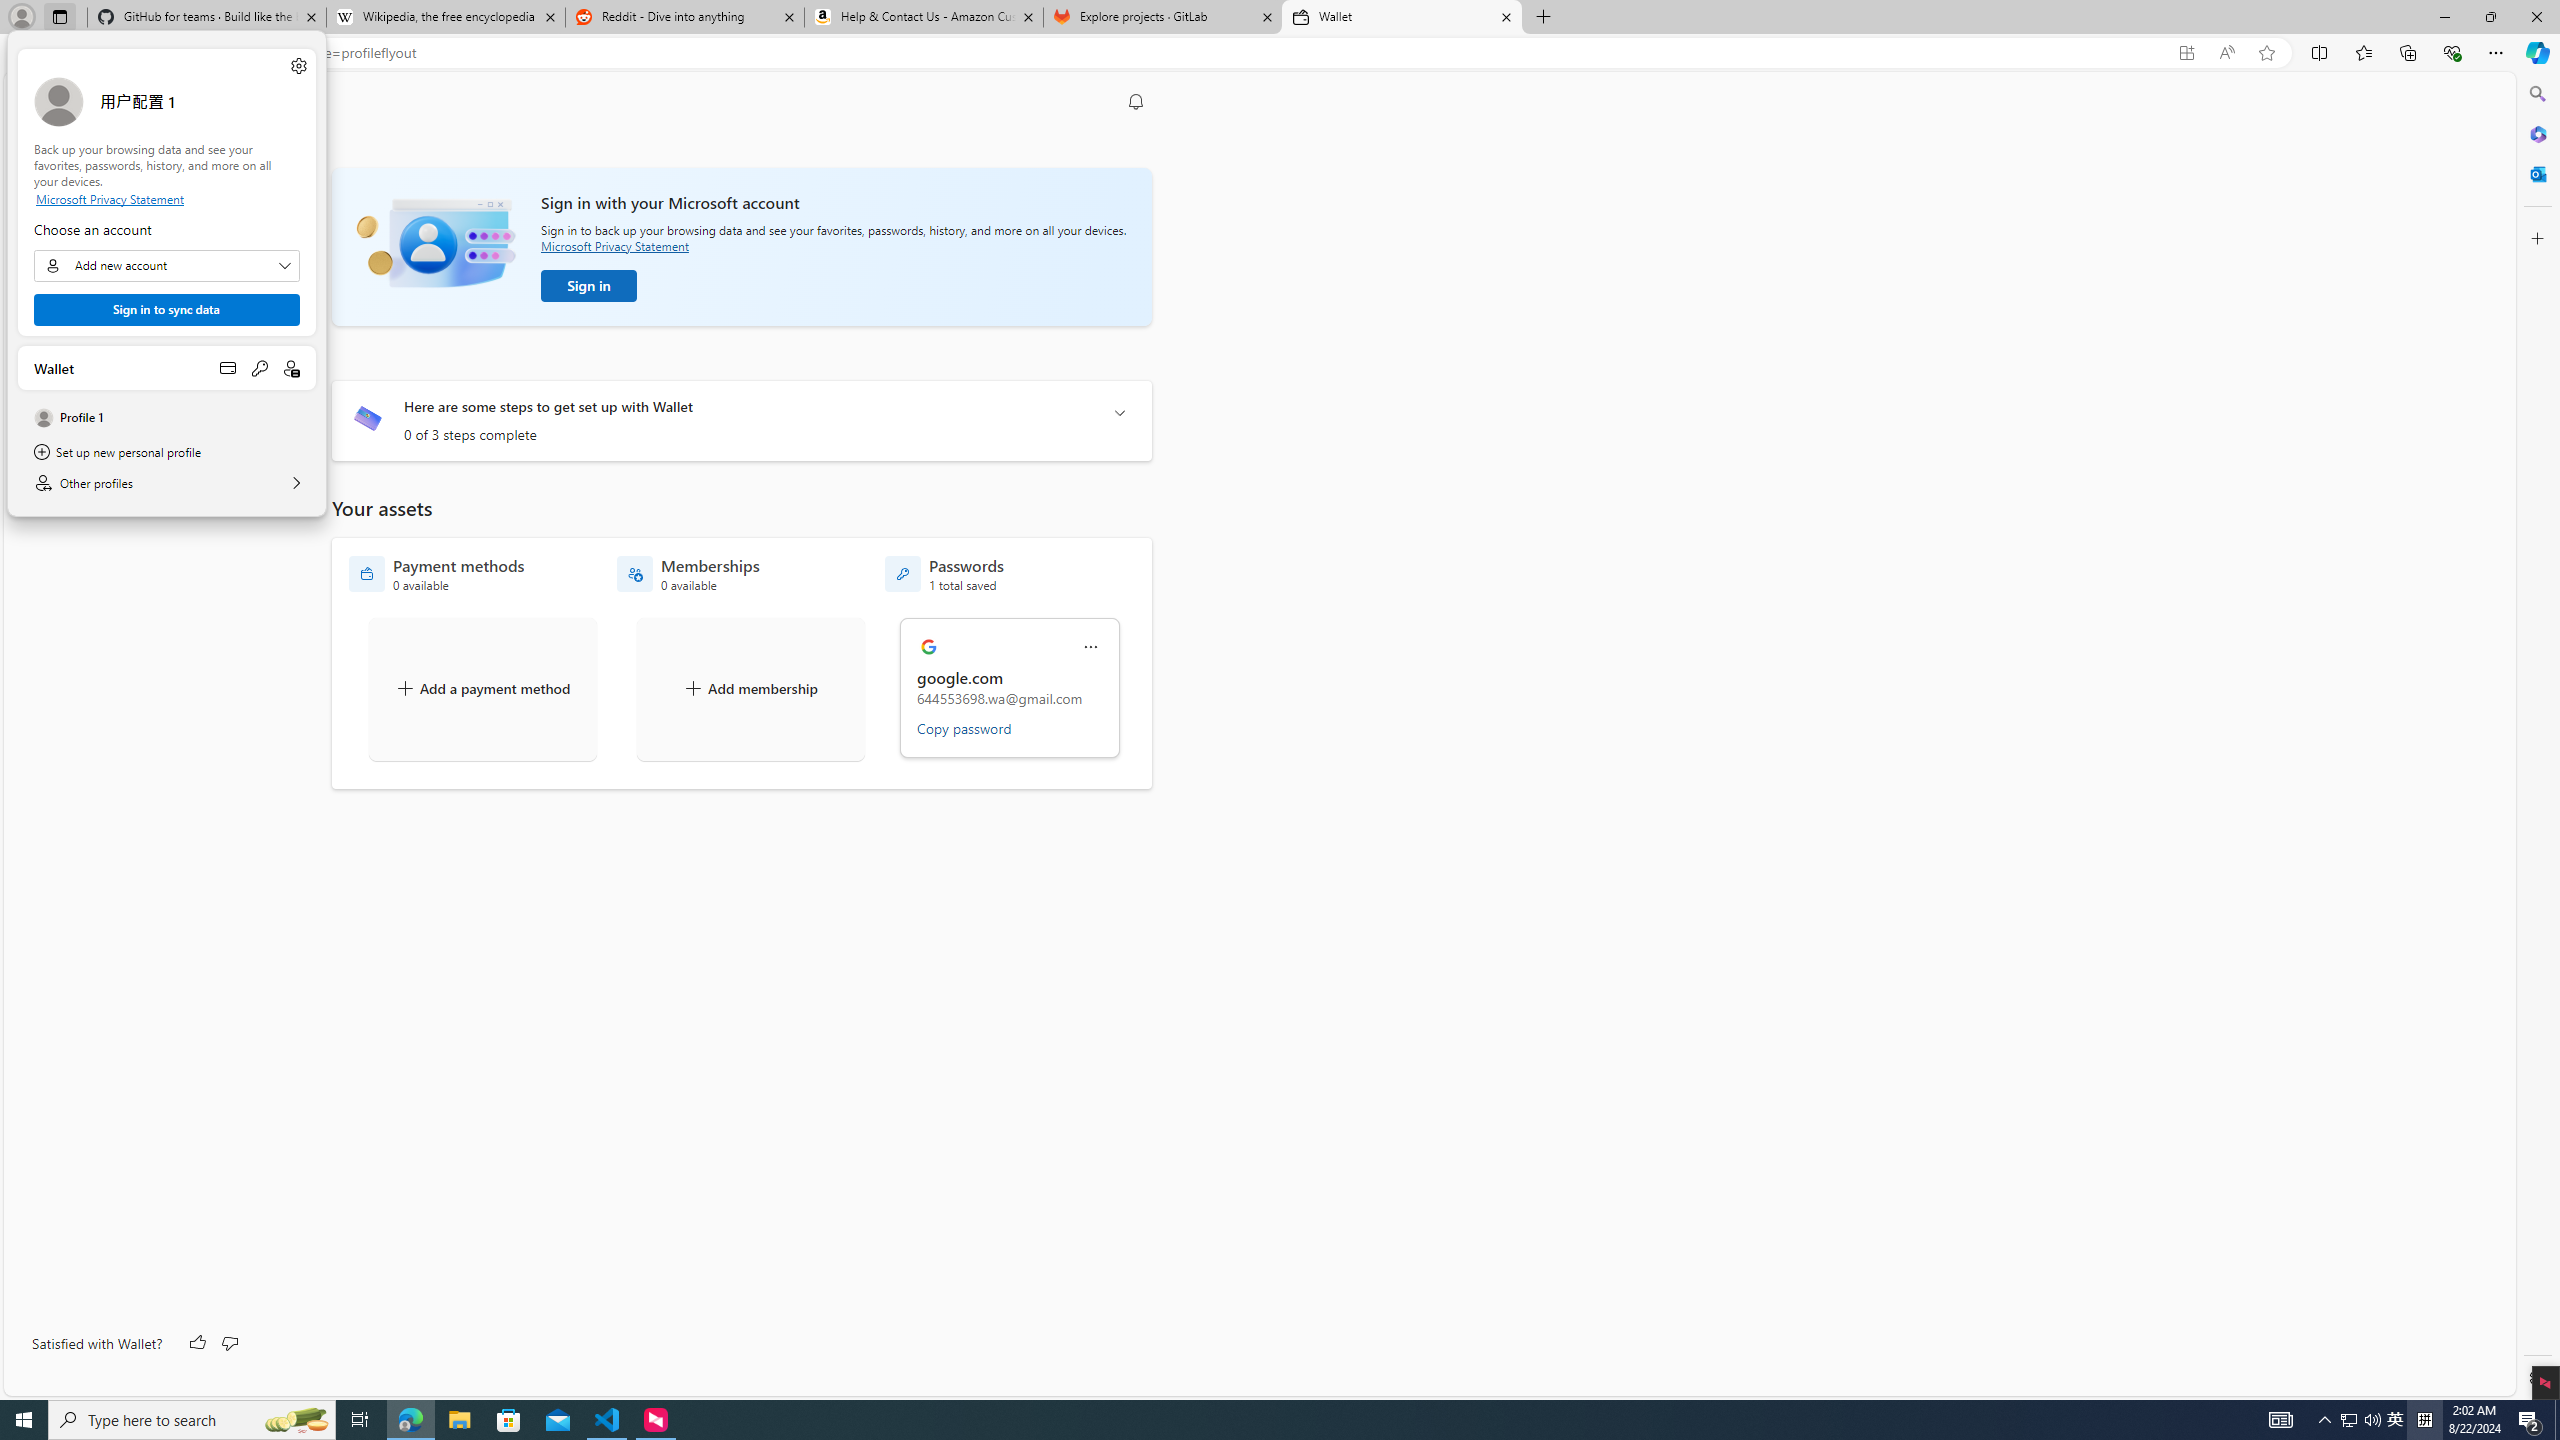 The image size is (2560, 1440). What do you see at coordinates (509, 1418) in the screenshot?
I see `'Microsoft Store'` at bounding box center [509, 1418].